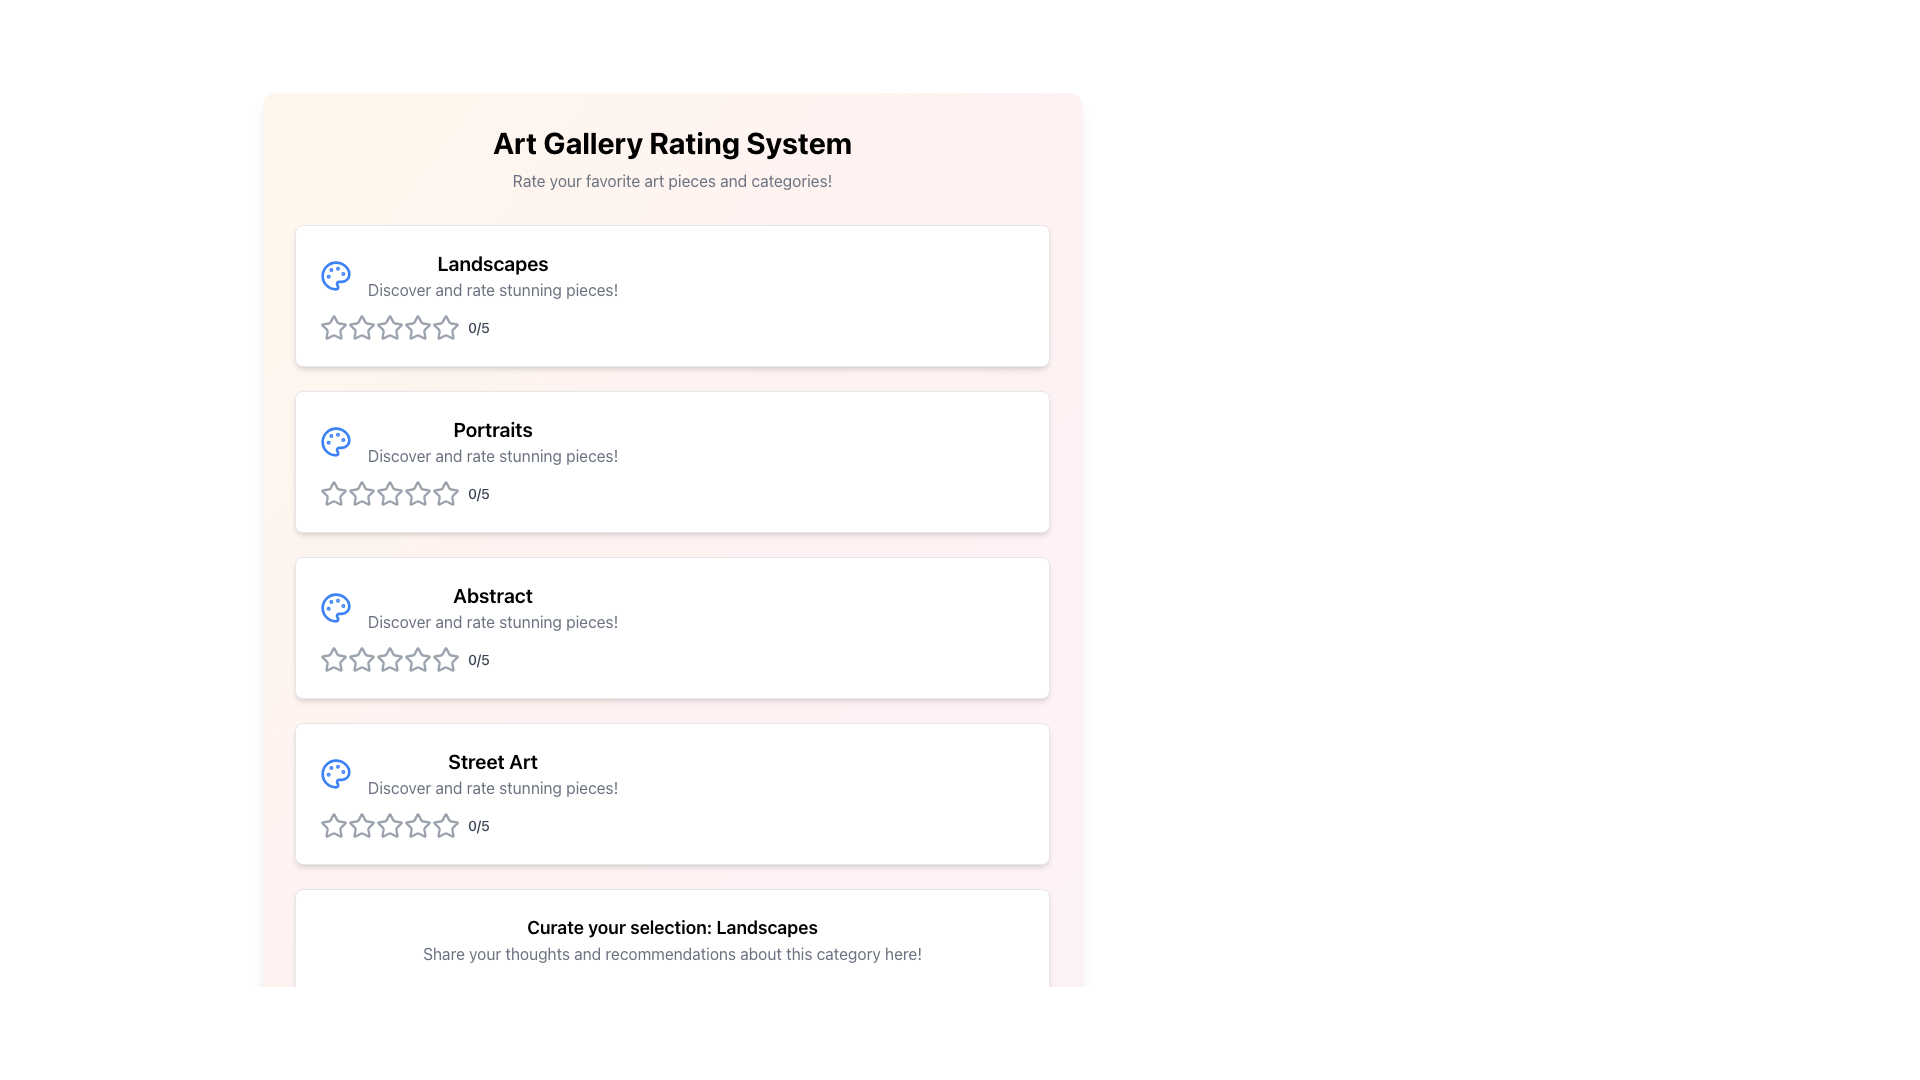 The width and height of the screenshot is (1920, 1080). Describe the element at coordinates (416, 326) in the screenshot. I see `the second star-shaped rating icon with a hollow interior and gray outline, located beside the 'Landscapes' entry, to rate it` at that location.